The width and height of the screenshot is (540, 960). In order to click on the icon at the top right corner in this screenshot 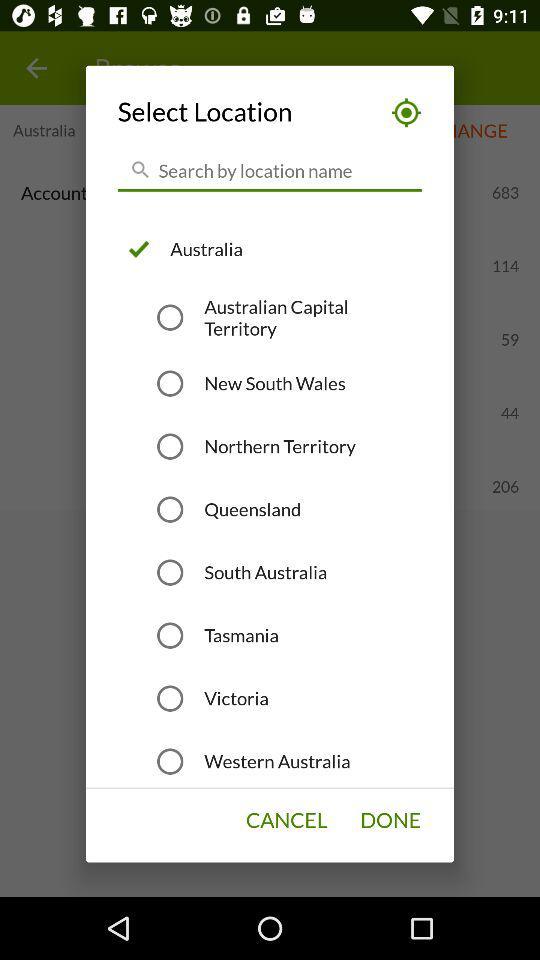, I will do `click(399, 112)`.